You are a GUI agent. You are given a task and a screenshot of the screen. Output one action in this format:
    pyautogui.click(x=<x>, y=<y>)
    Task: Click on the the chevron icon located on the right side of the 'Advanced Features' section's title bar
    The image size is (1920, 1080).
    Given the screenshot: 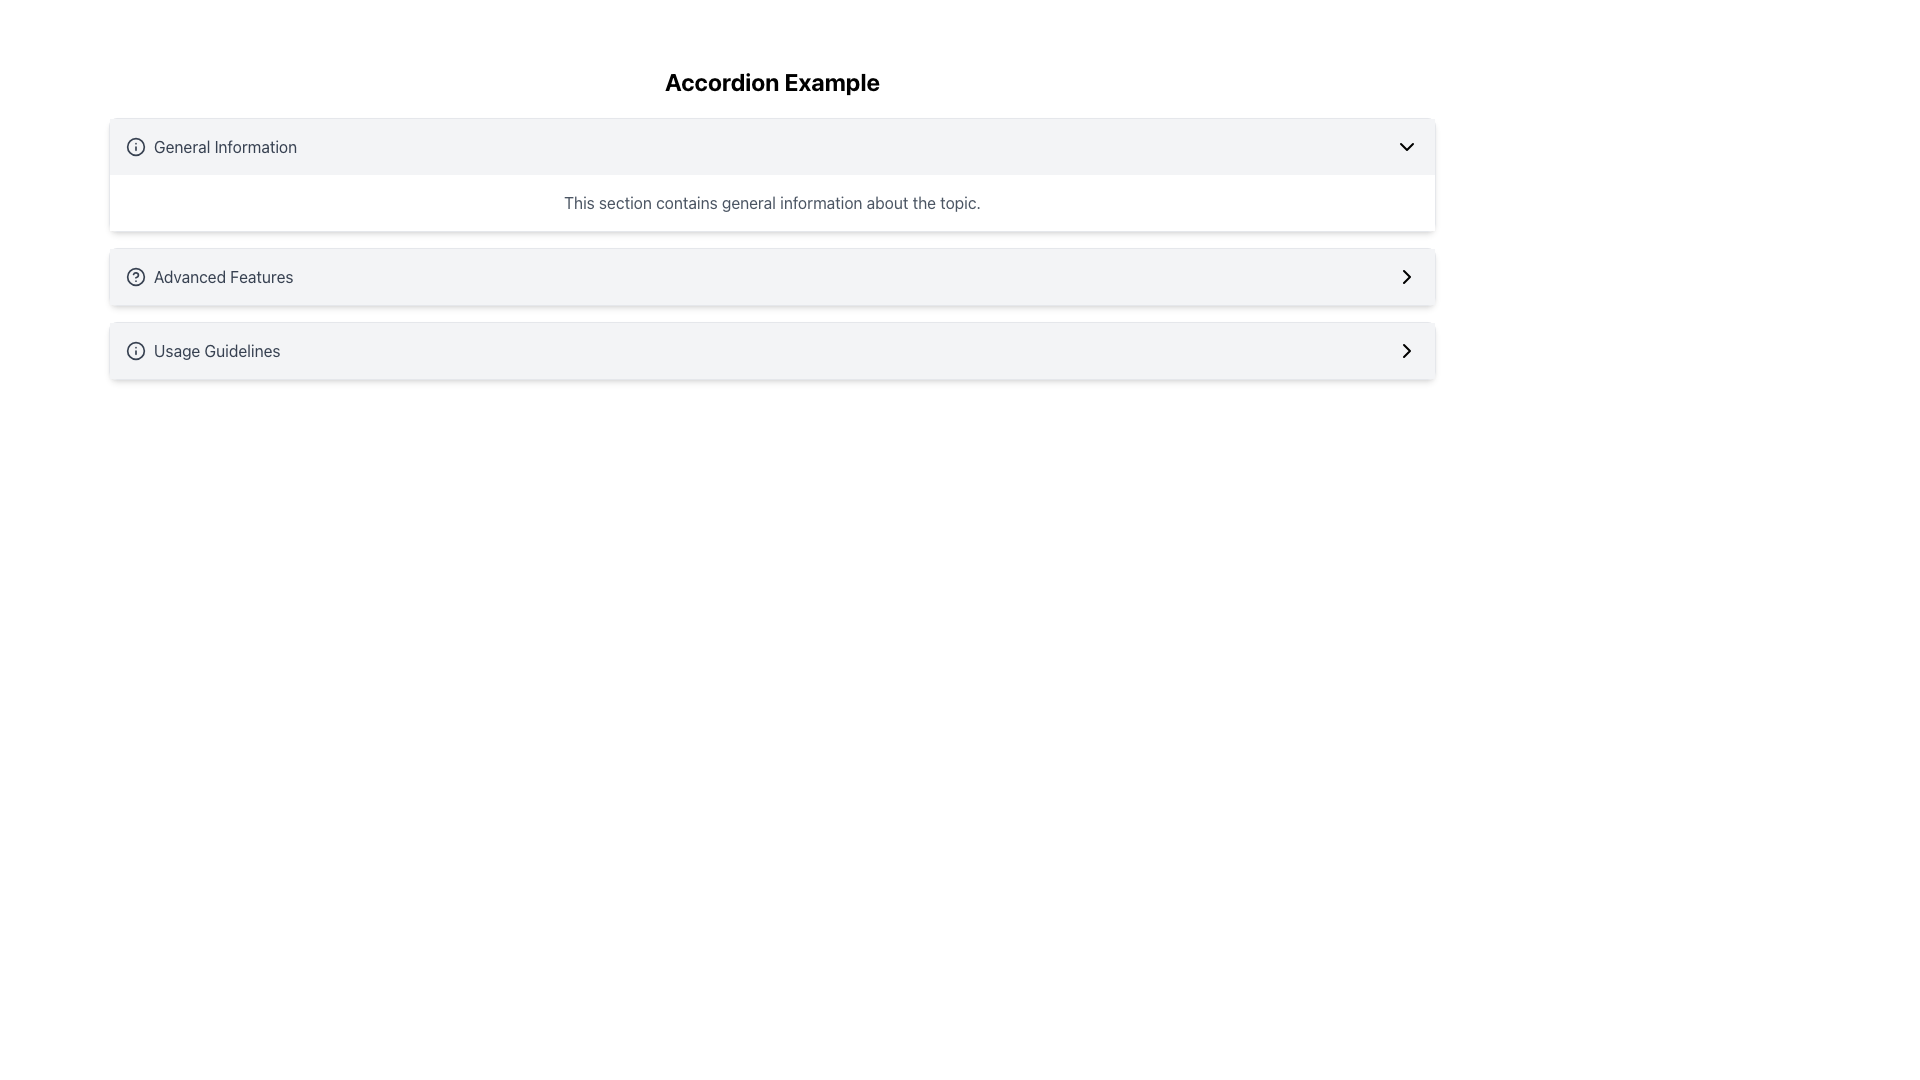 What is the action you would take?
    pyautogui.click(x=1405, y=277)
    